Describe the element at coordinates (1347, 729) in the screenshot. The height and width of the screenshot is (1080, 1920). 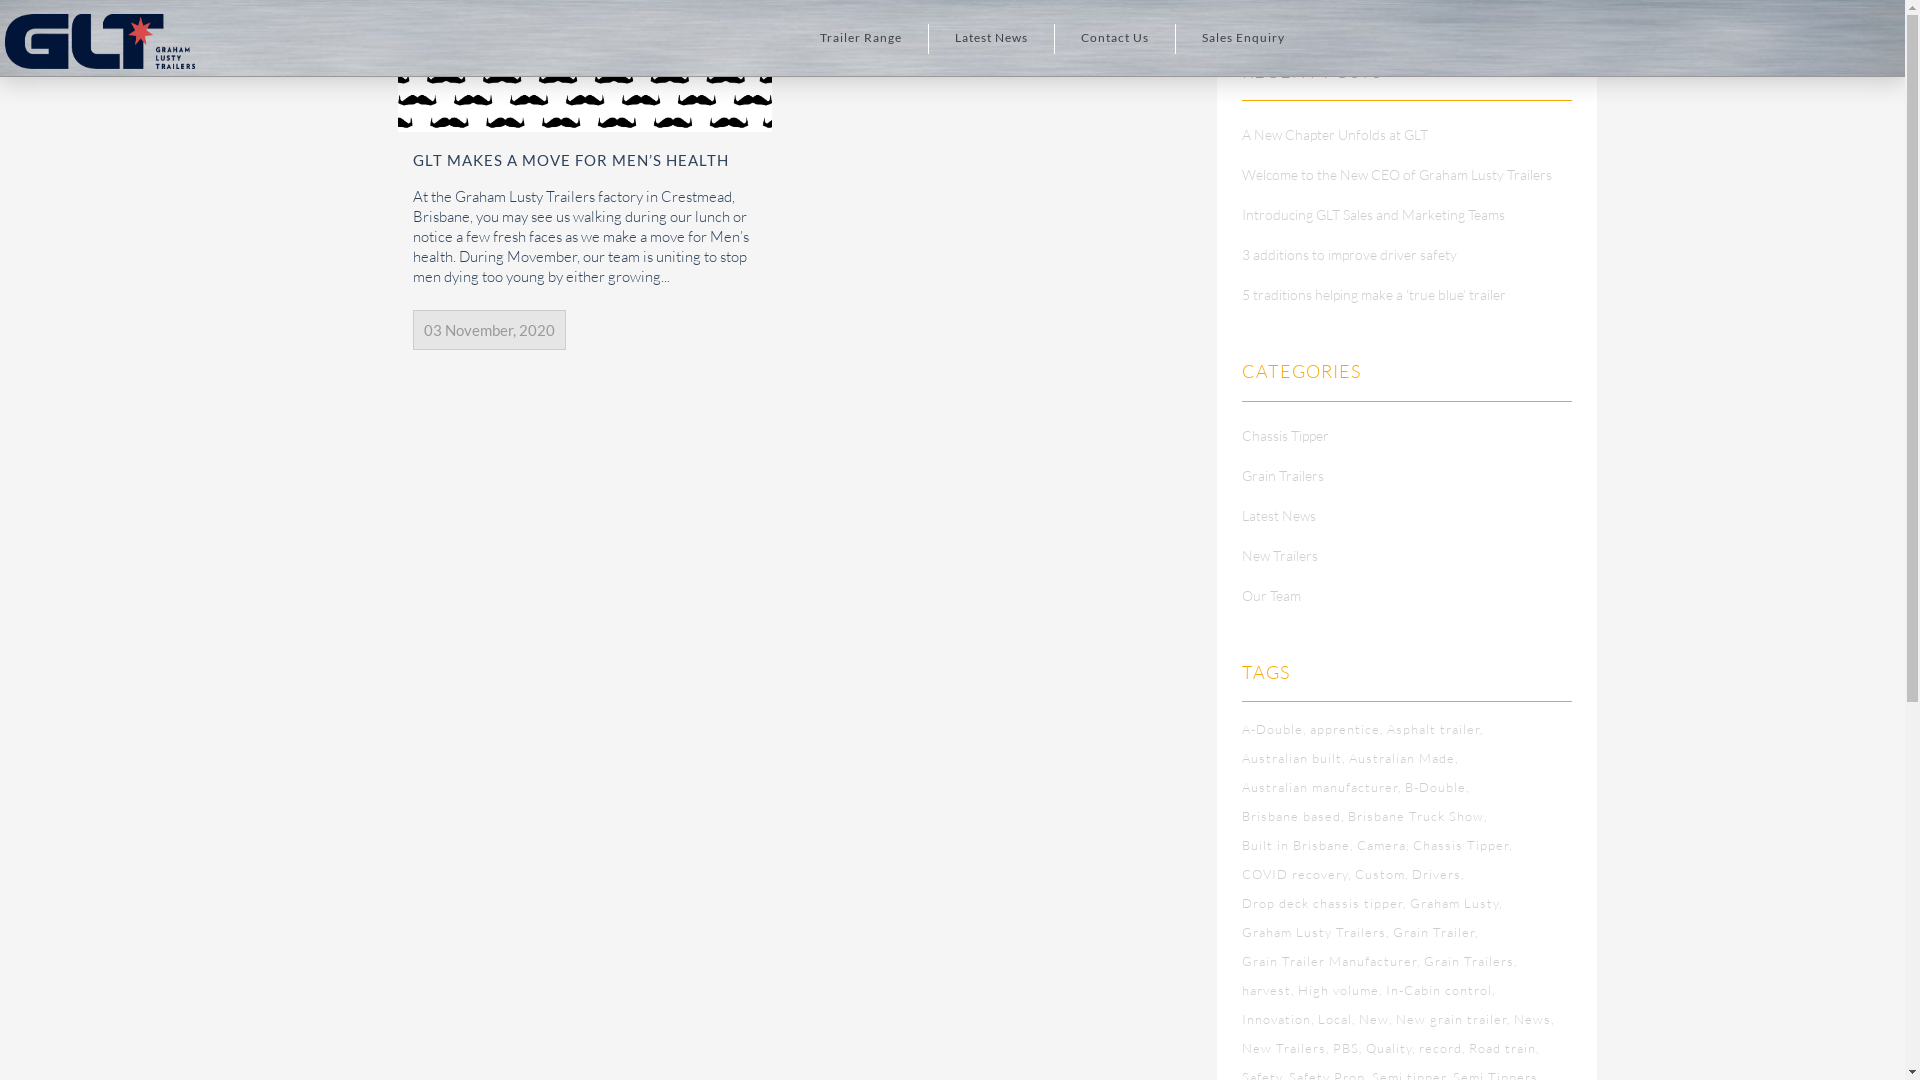
I see `'apprentice'` at that location.